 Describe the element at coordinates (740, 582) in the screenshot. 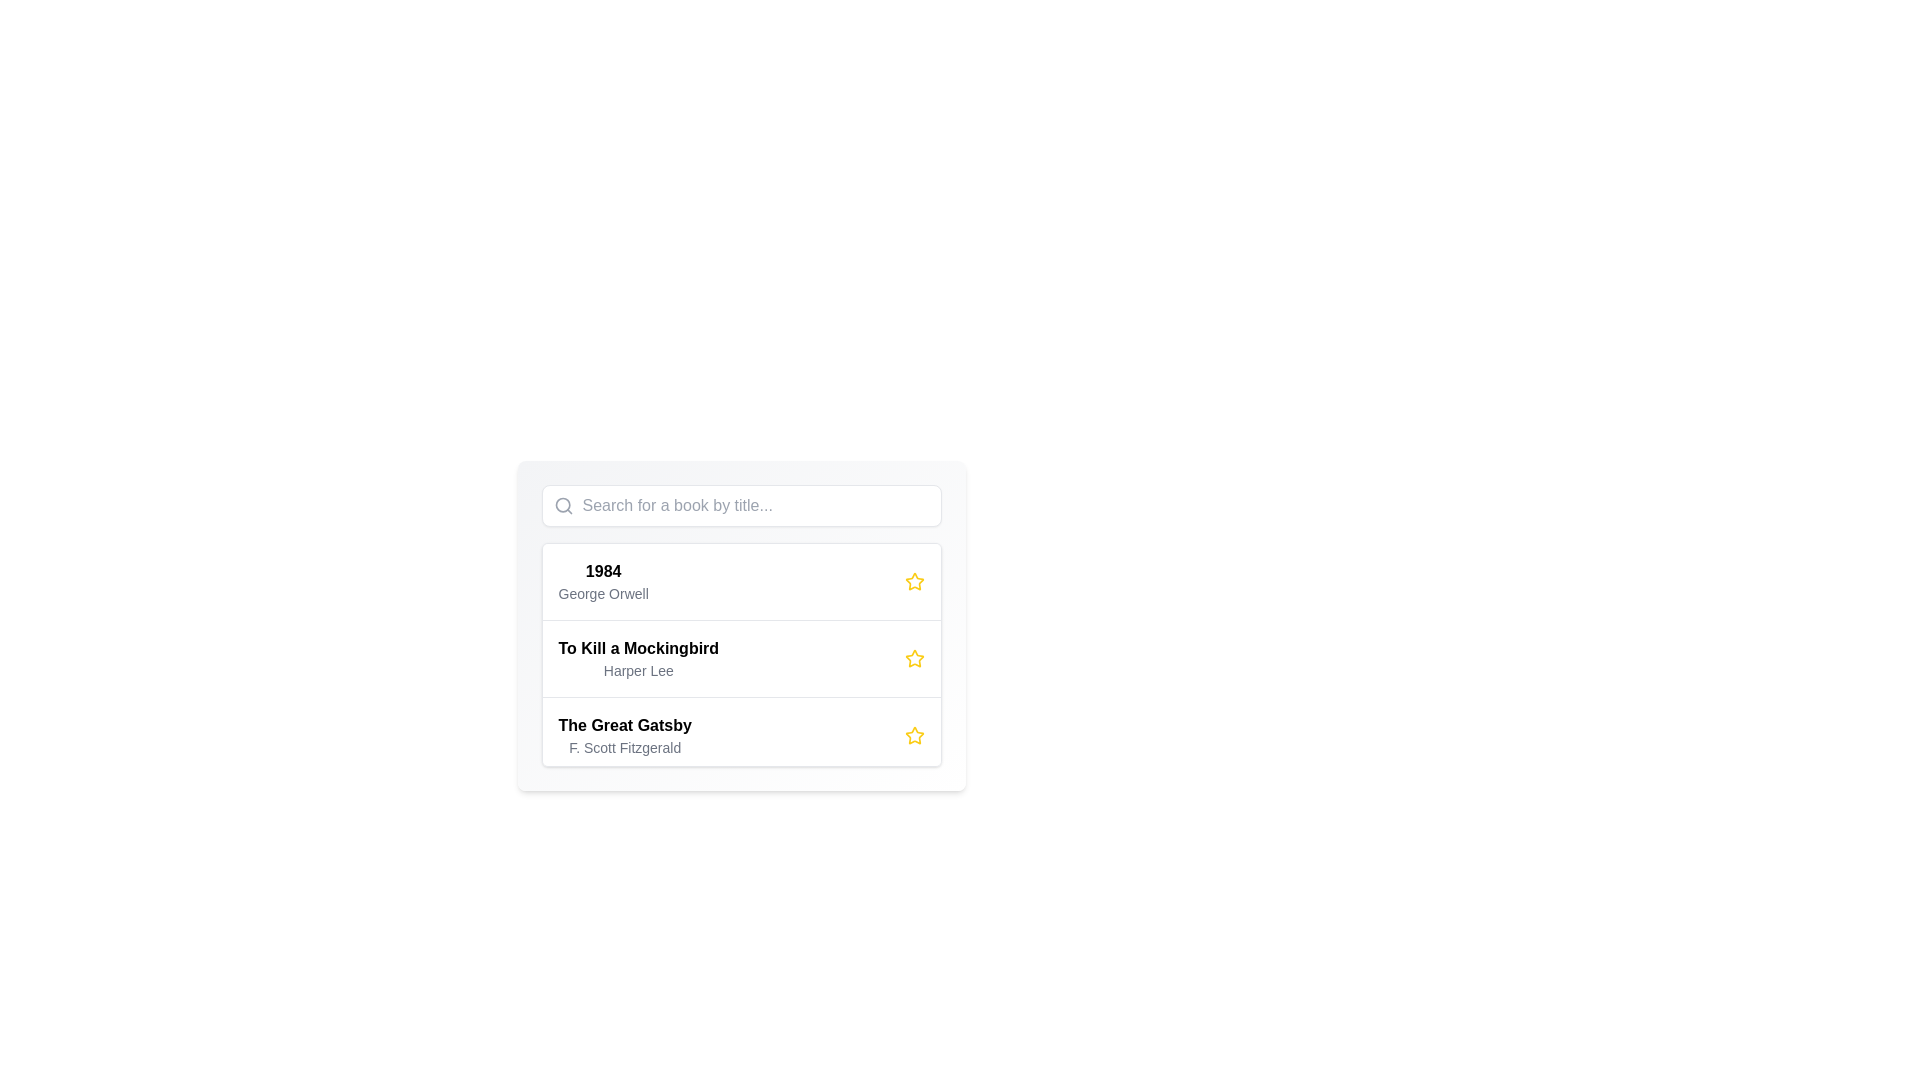

I see `the first list item representing the book '1984' by George Orwell` at that location.